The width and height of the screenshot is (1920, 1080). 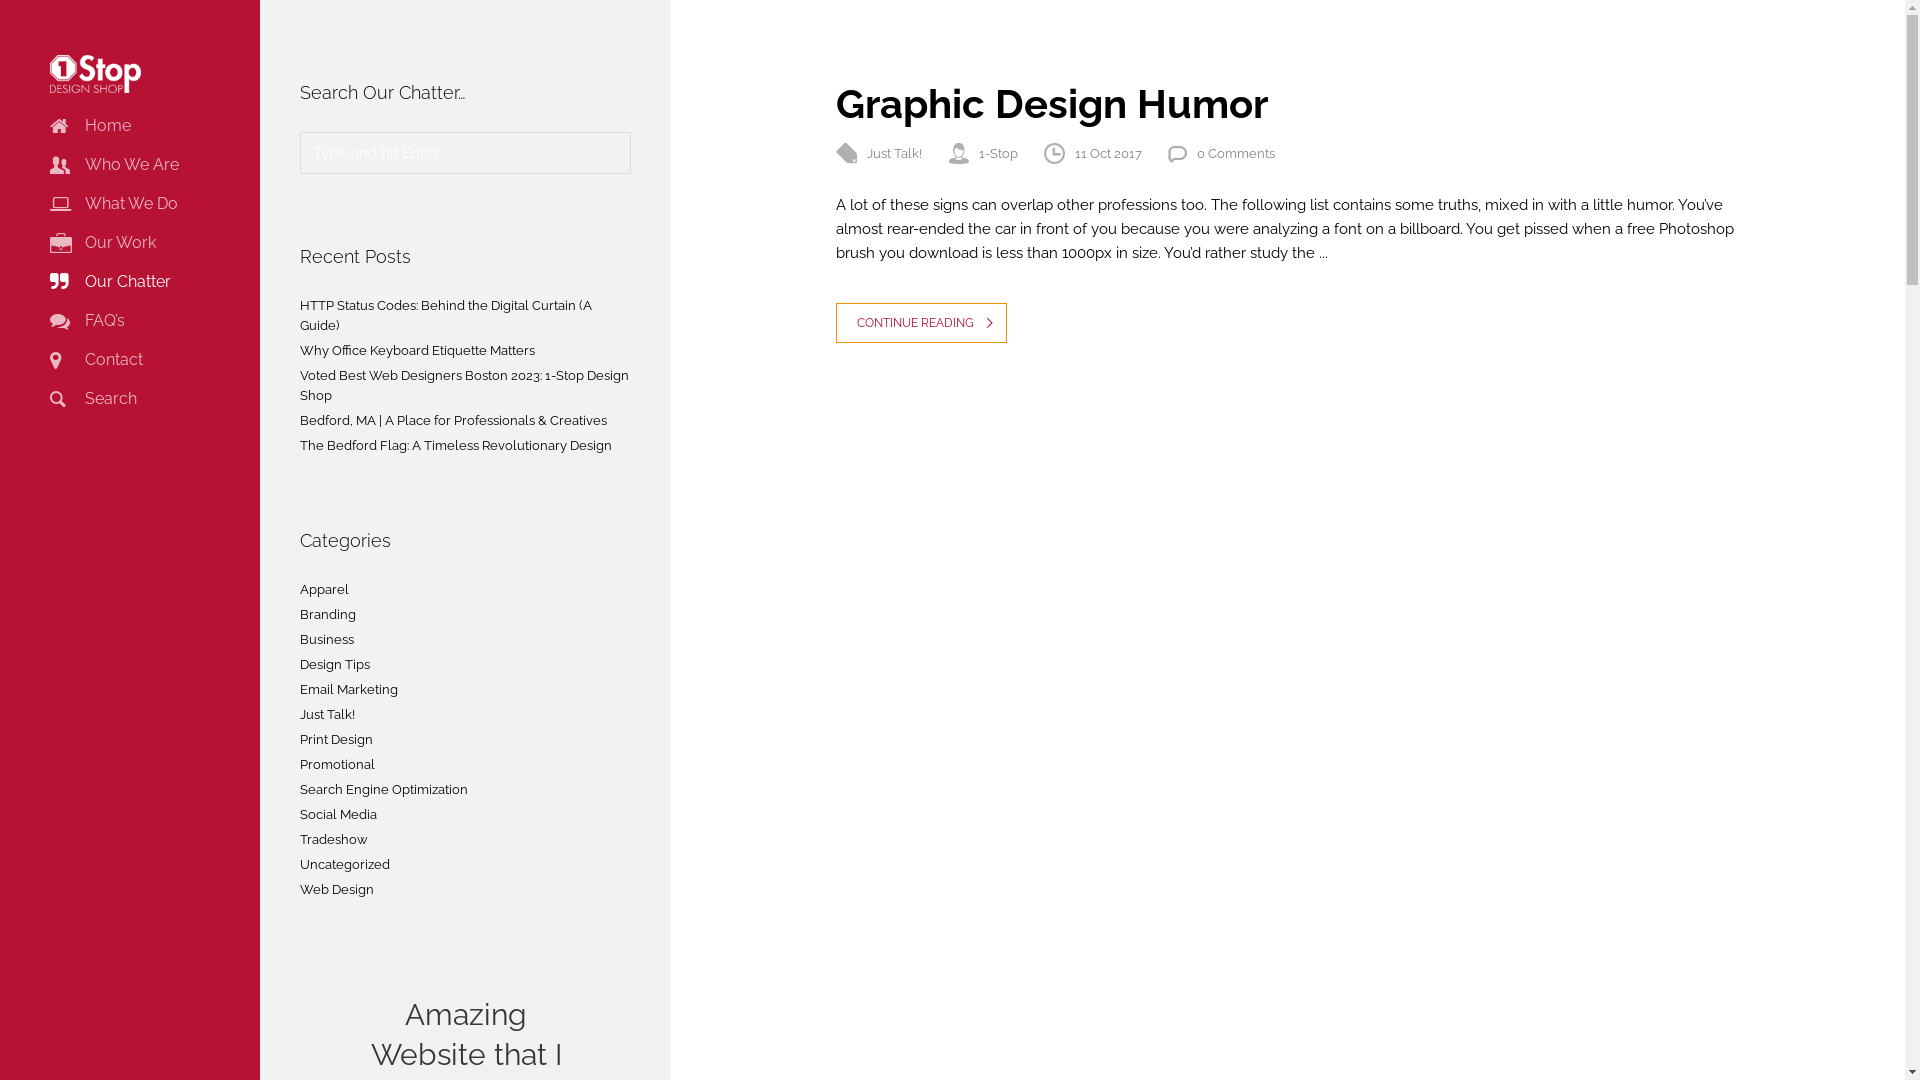 I want to click on '11 Oct 2017', so click(x=1107, y=152).